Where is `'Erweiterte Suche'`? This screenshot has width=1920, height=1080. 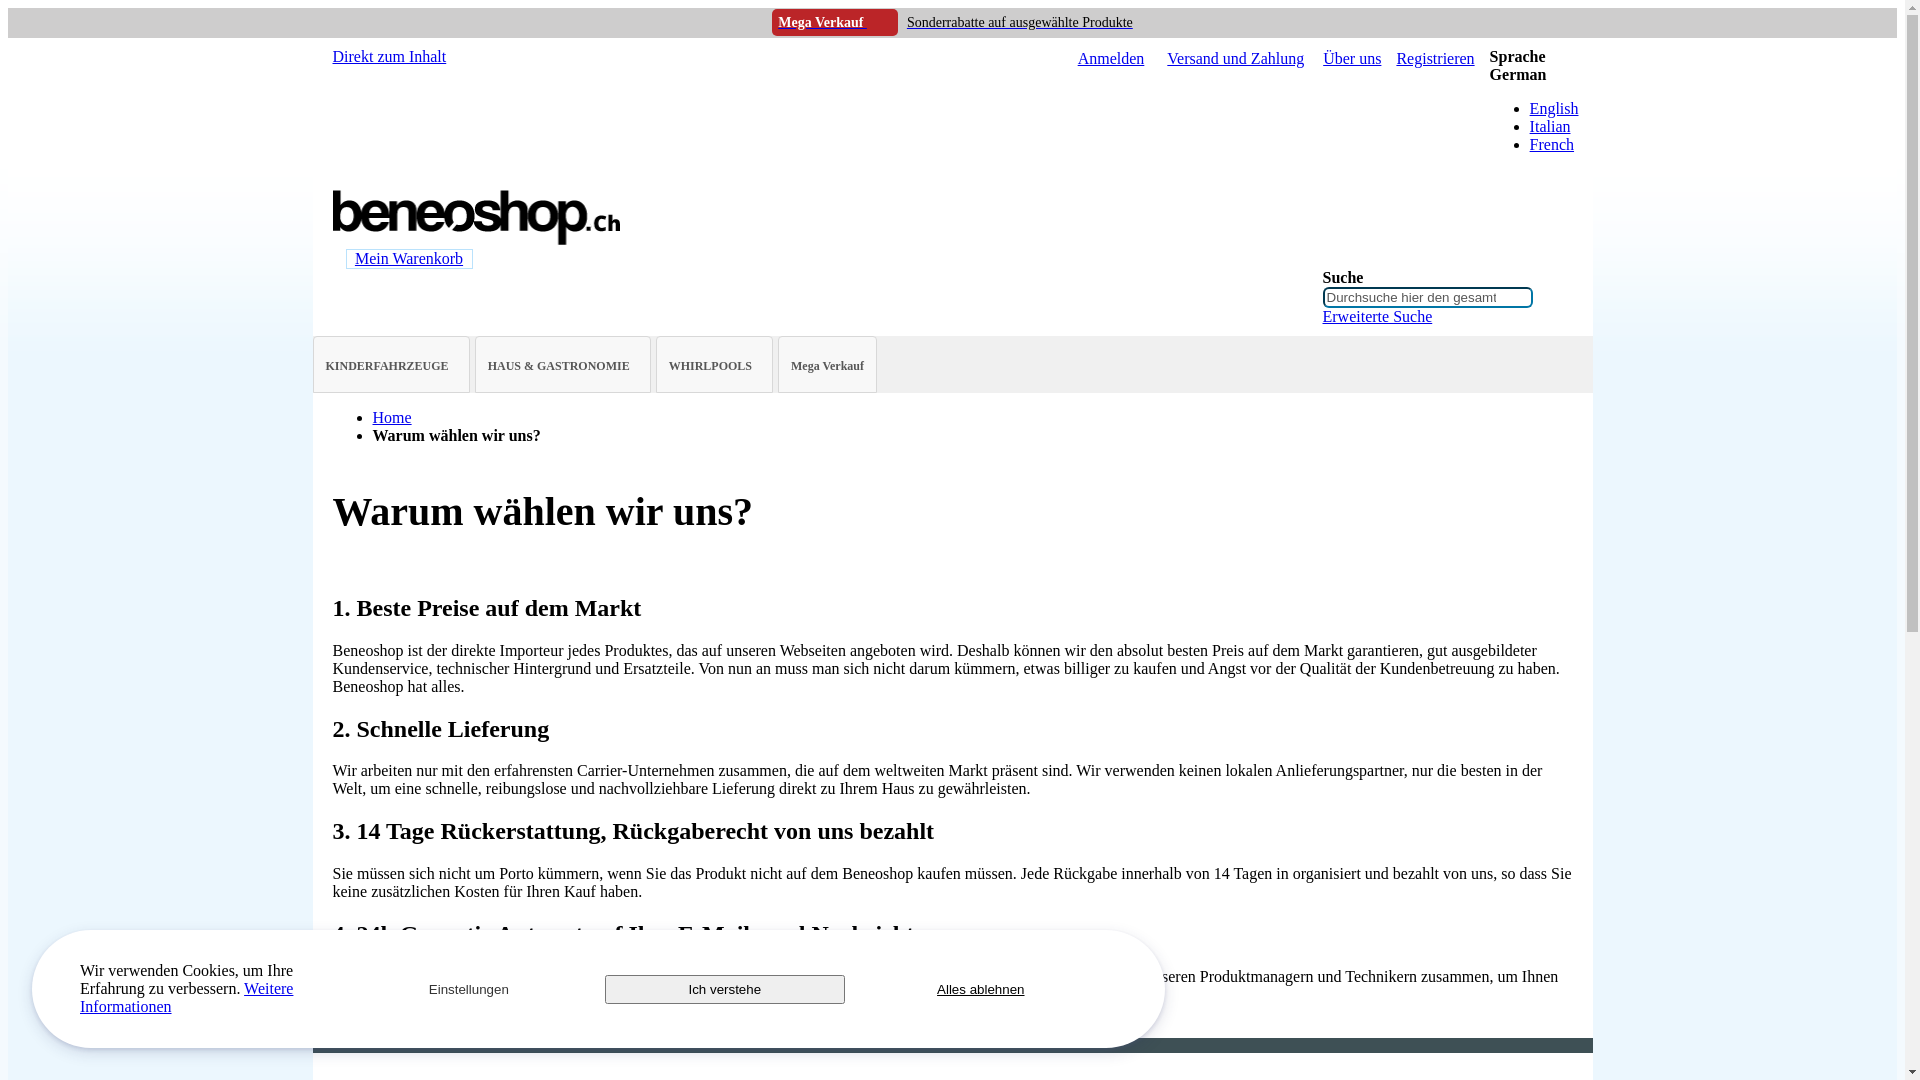 'Erweiterte Suche' is located at coordinates (1376, 315).